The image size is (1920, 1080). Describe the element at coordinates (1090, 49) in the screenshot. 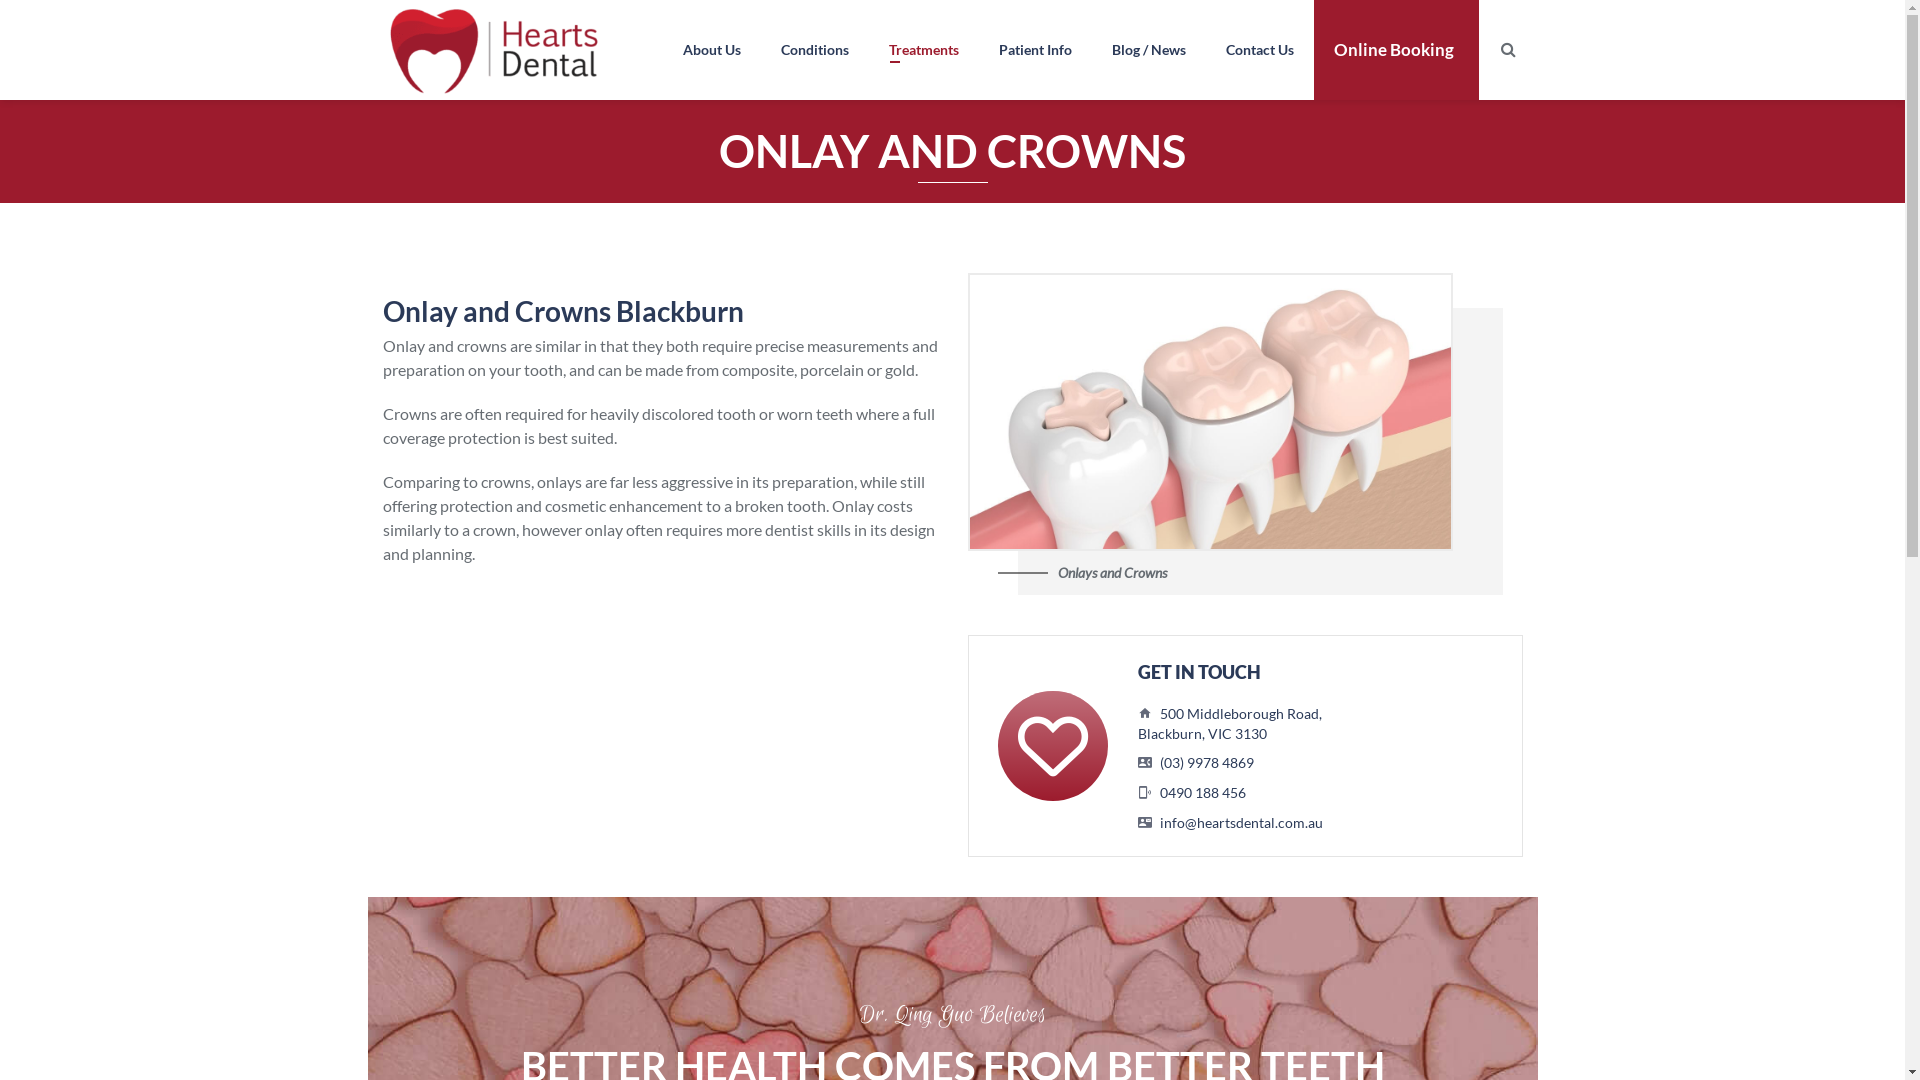

I see `'Blog / News'` at that location.